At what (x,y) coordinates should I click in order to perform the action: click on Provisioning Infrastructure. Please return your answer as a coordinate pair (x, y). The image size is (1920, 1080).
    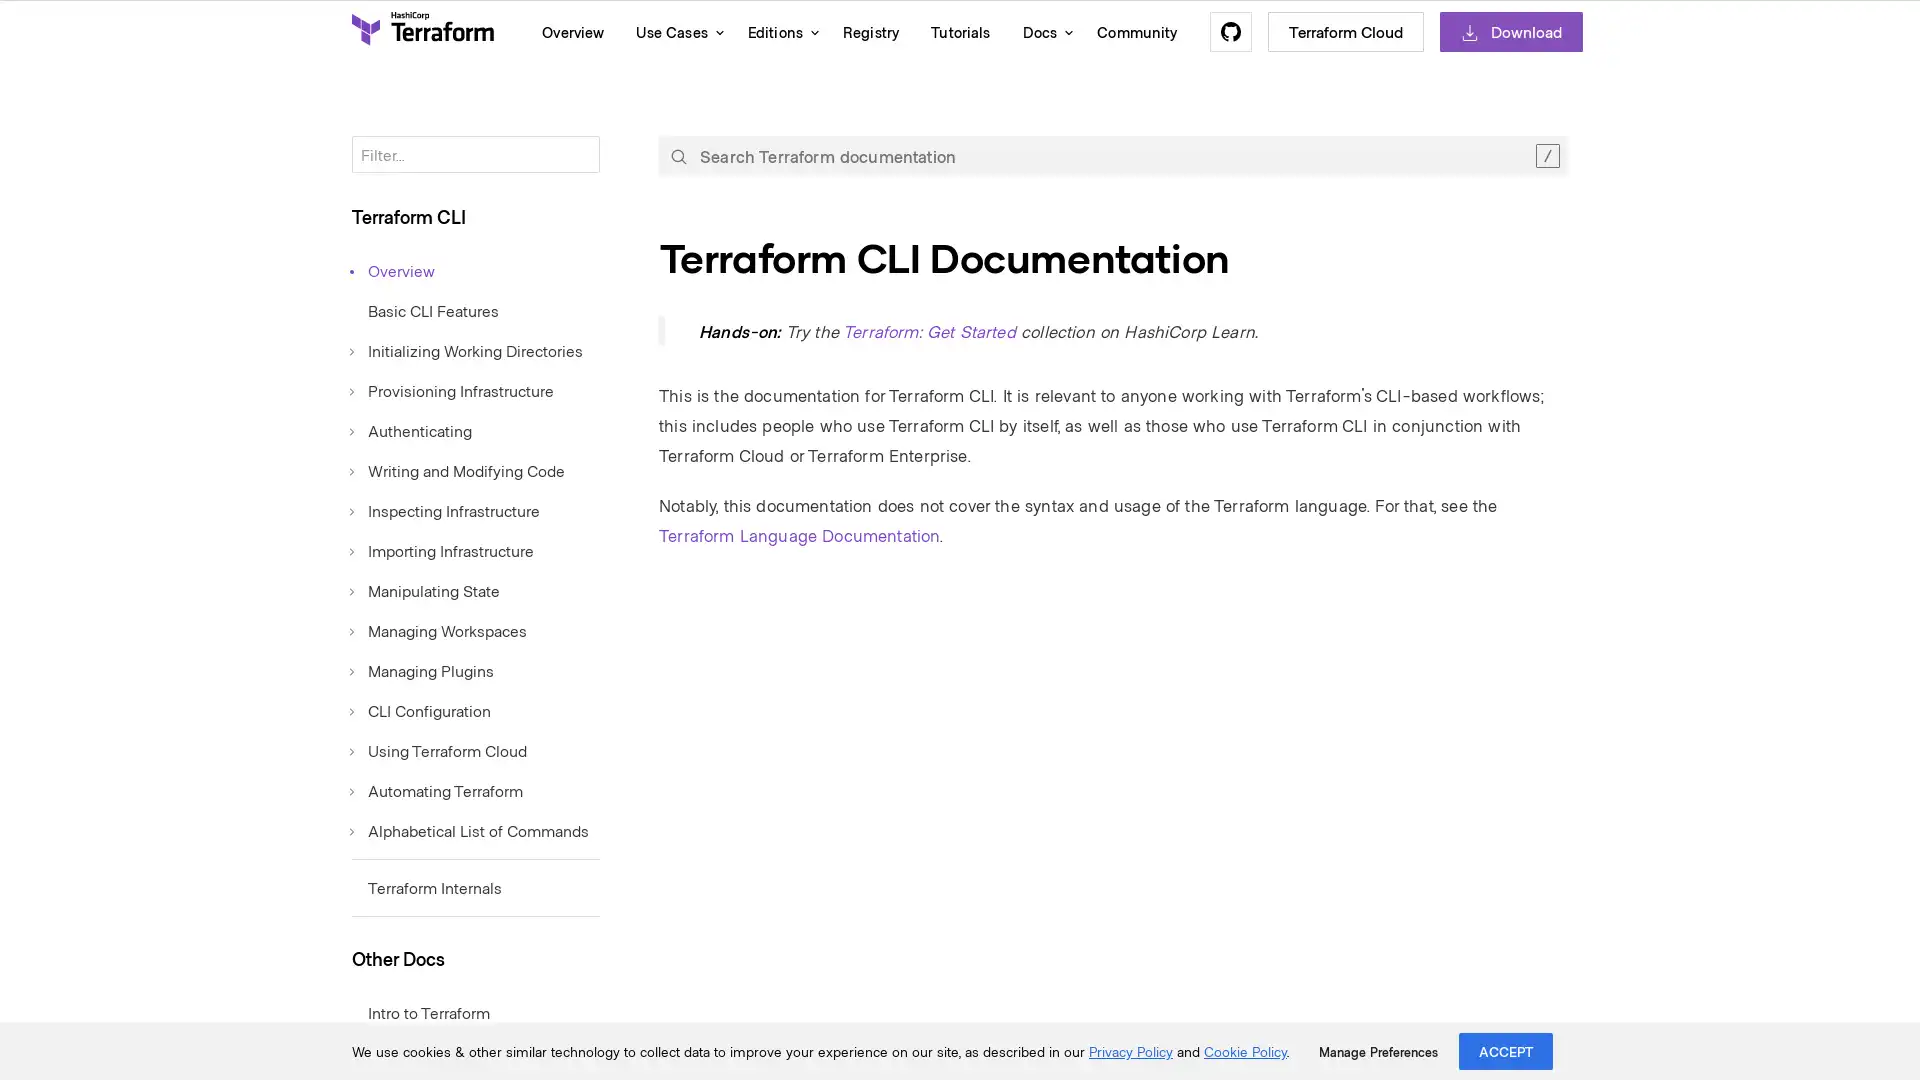
    Looking at the image, I should click on (451, 389).